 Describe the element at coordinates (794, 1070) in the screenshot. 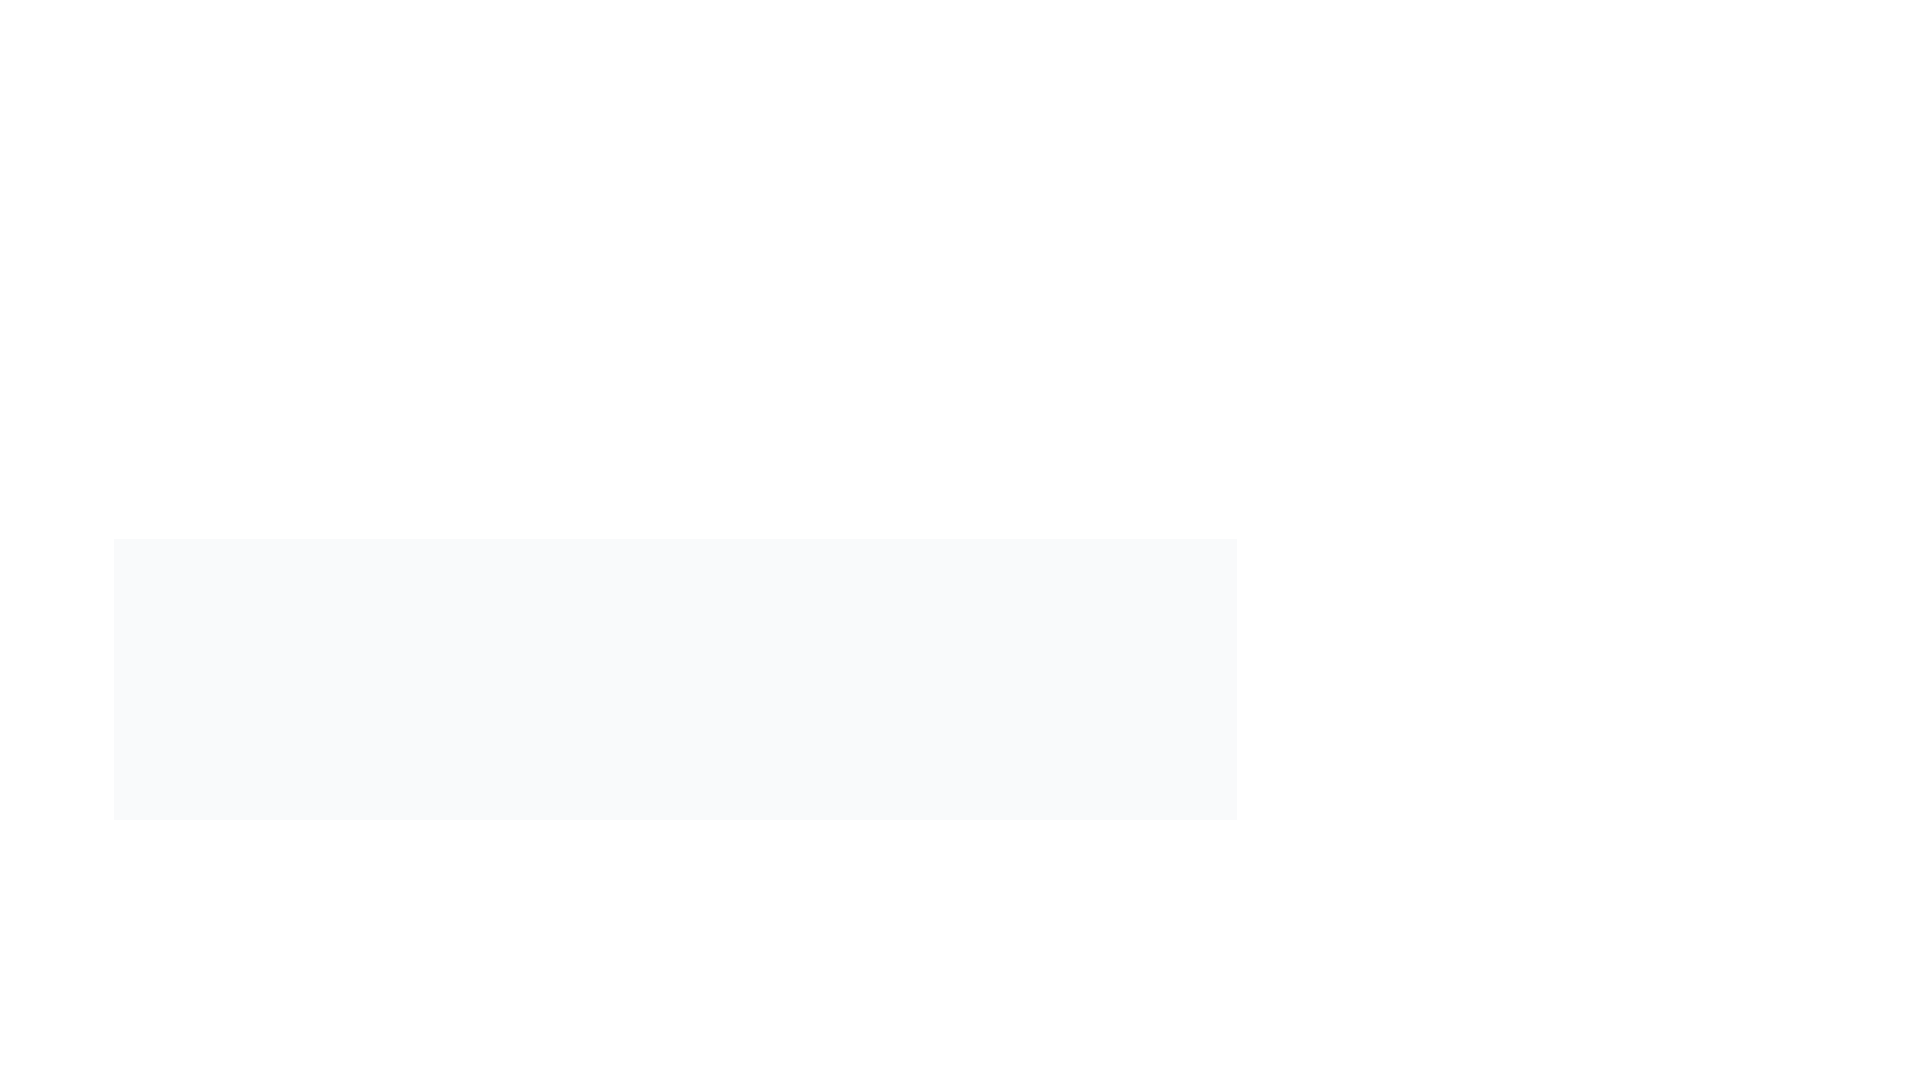

I see `the slider value` at that location.